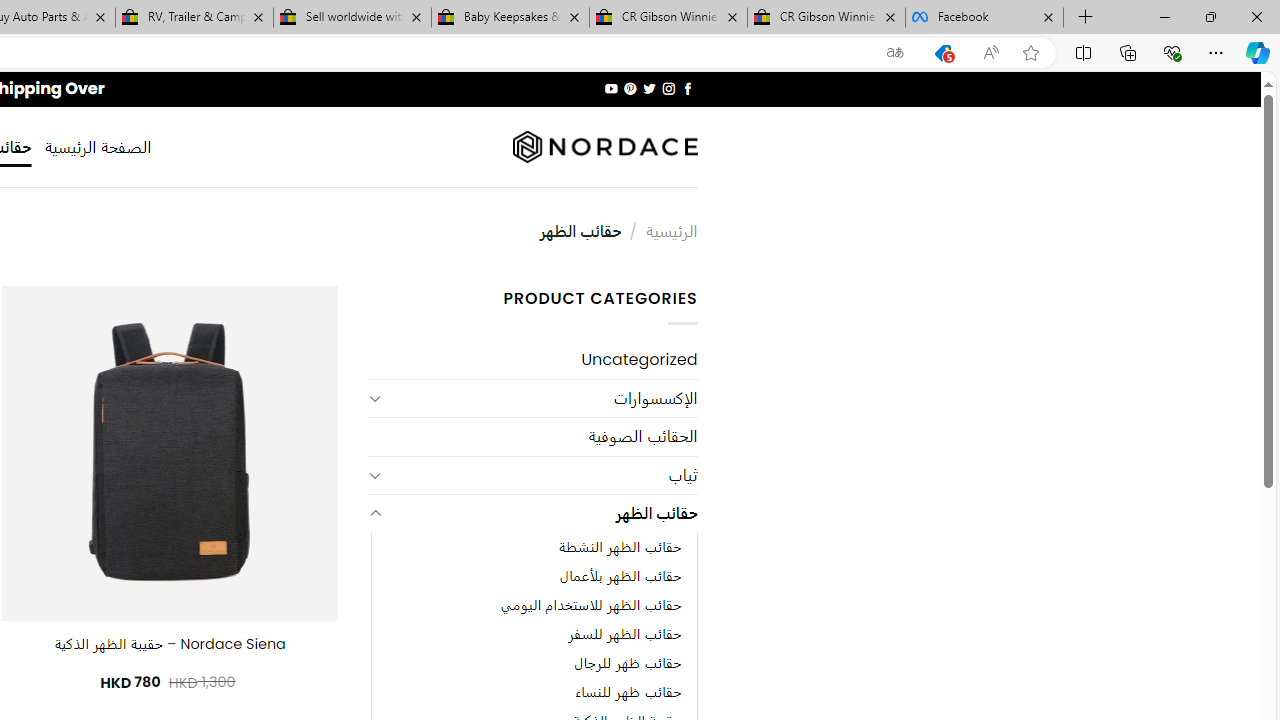 Image resolution: width=1280 pixels, height=720 pixels. What do you see at coordinates (894, 52) in the screenshot?
I see `'Show translate options'` at bounding box center [894, 52].